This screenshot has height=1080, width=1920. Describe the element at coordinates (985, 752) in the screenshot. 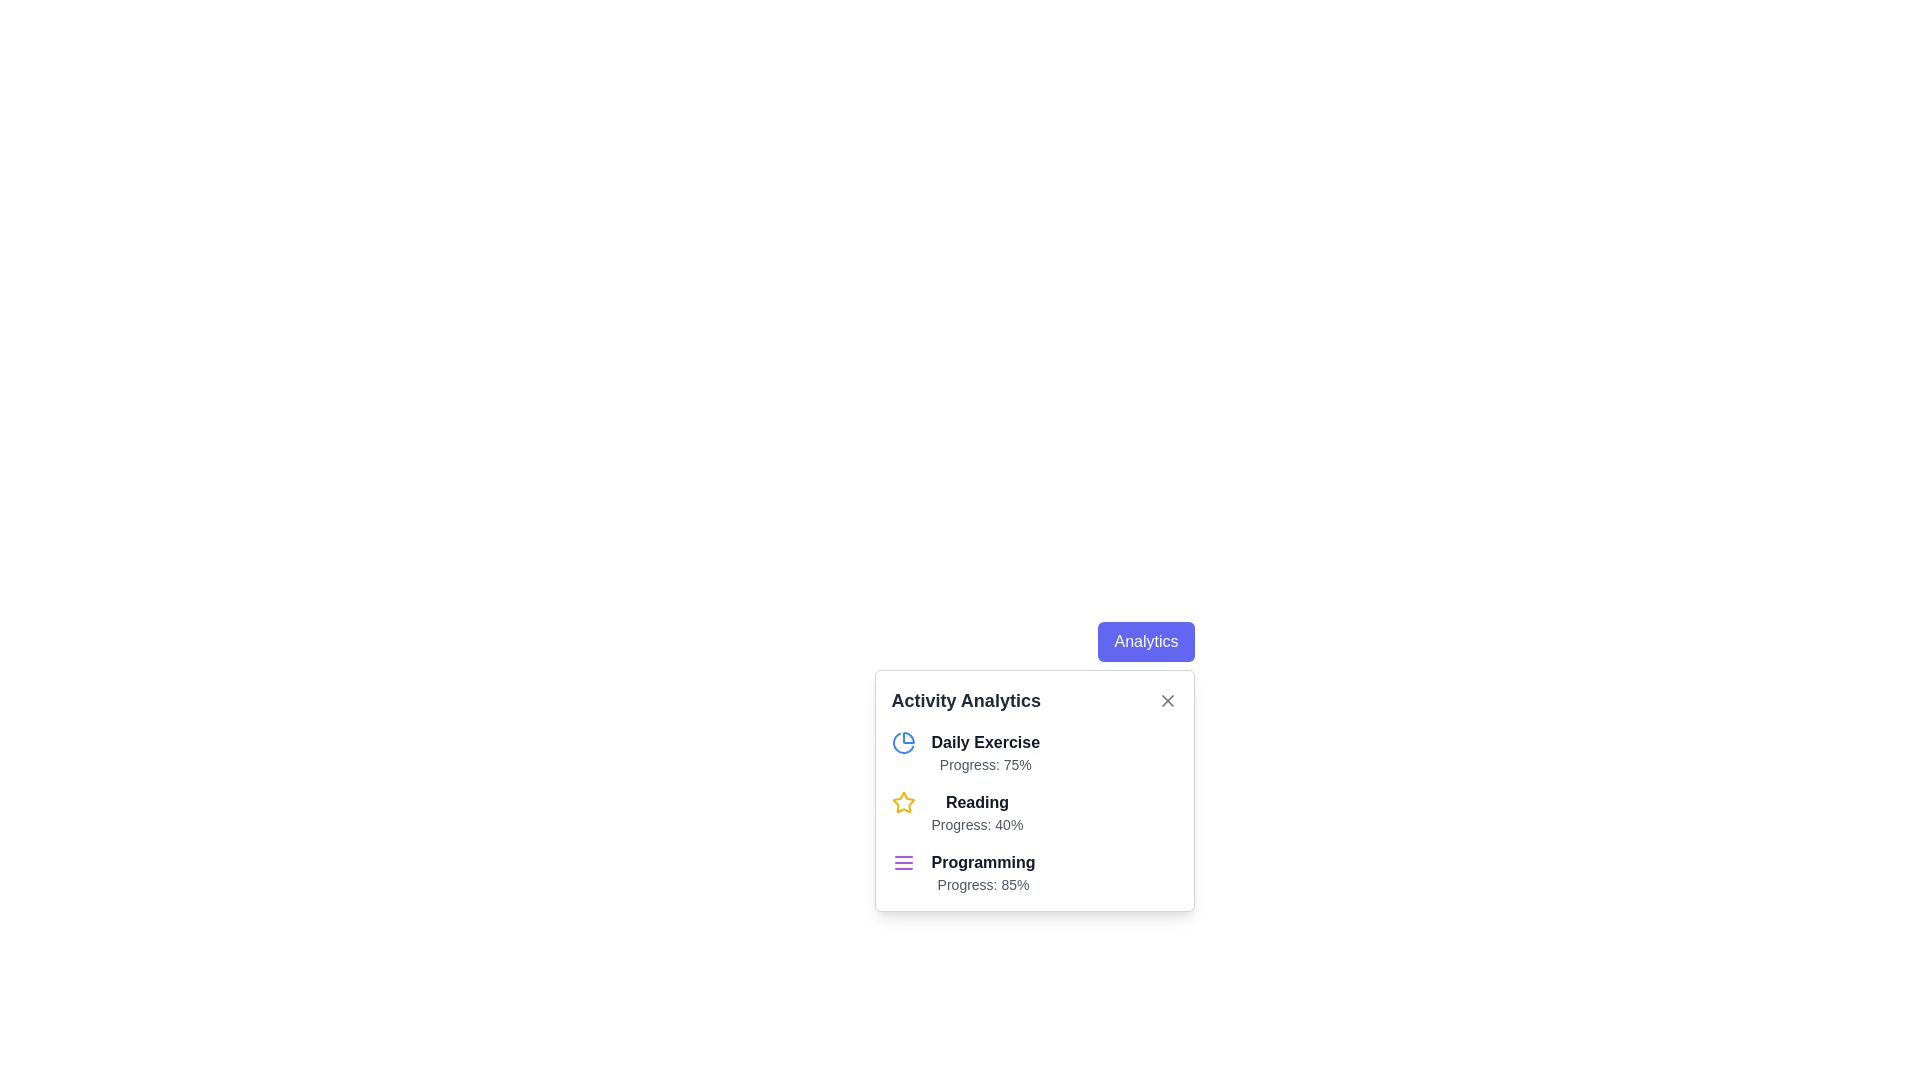

I see `'Daily Exercise' label with the statistic summary showing 'Progress: 75%' located in the analytics card interface, positioned near the bottom-right corner` at that location.